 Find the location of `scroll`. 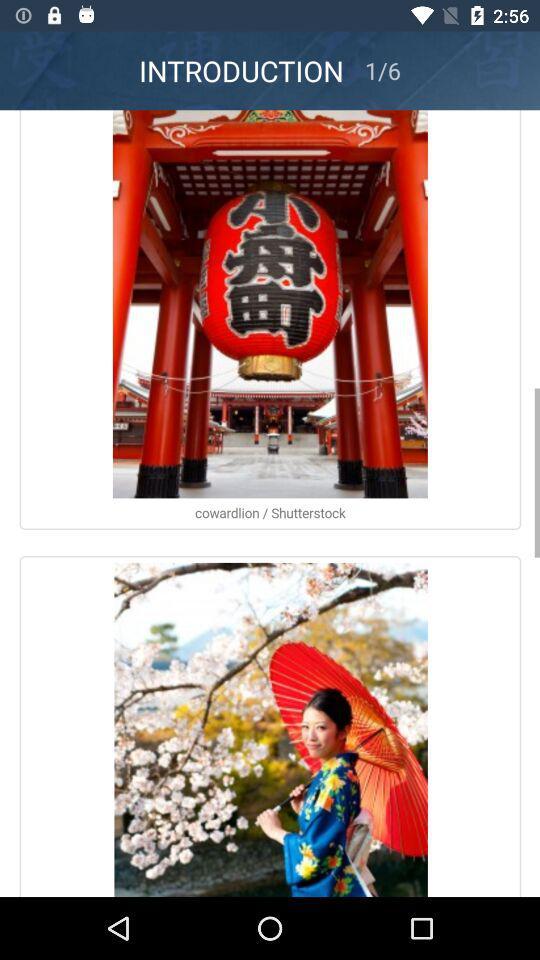

scroll is located at coordinates (270, 502).